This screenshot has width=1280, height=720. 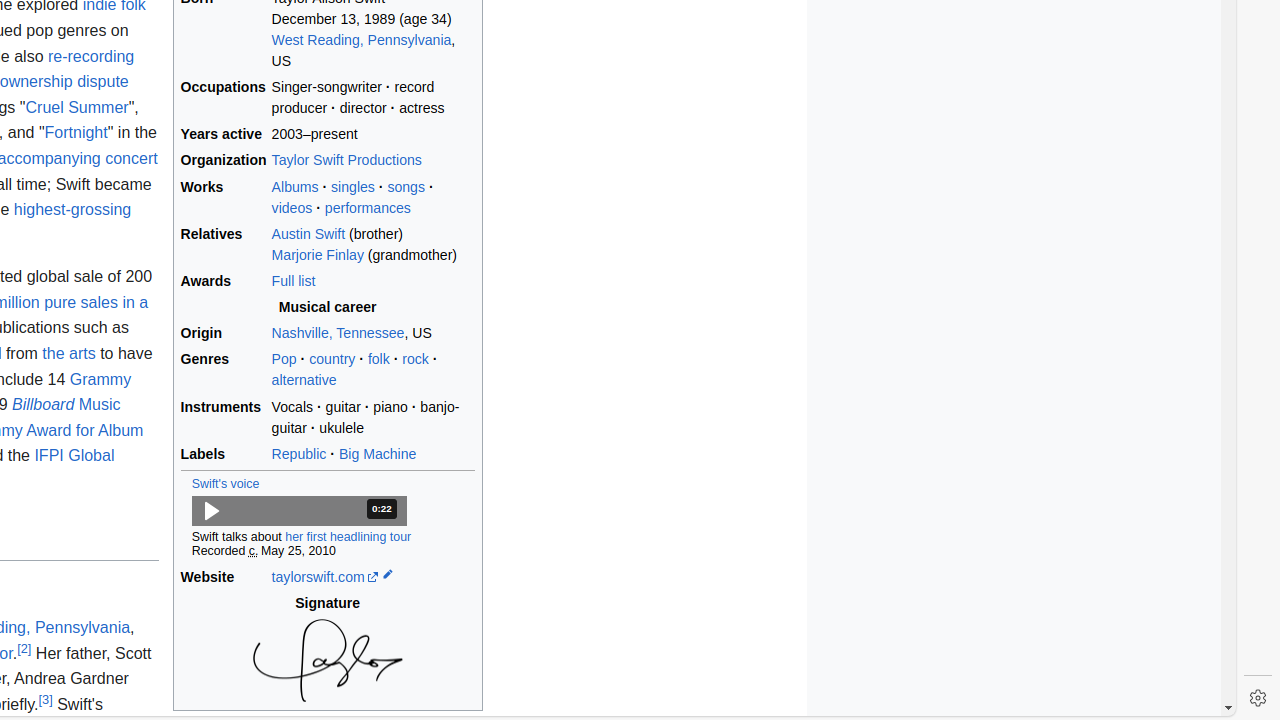 What do you see at coordinates (283, 358) in the screenshot?
I see `'Pop'` at bounding box center [283, 358].